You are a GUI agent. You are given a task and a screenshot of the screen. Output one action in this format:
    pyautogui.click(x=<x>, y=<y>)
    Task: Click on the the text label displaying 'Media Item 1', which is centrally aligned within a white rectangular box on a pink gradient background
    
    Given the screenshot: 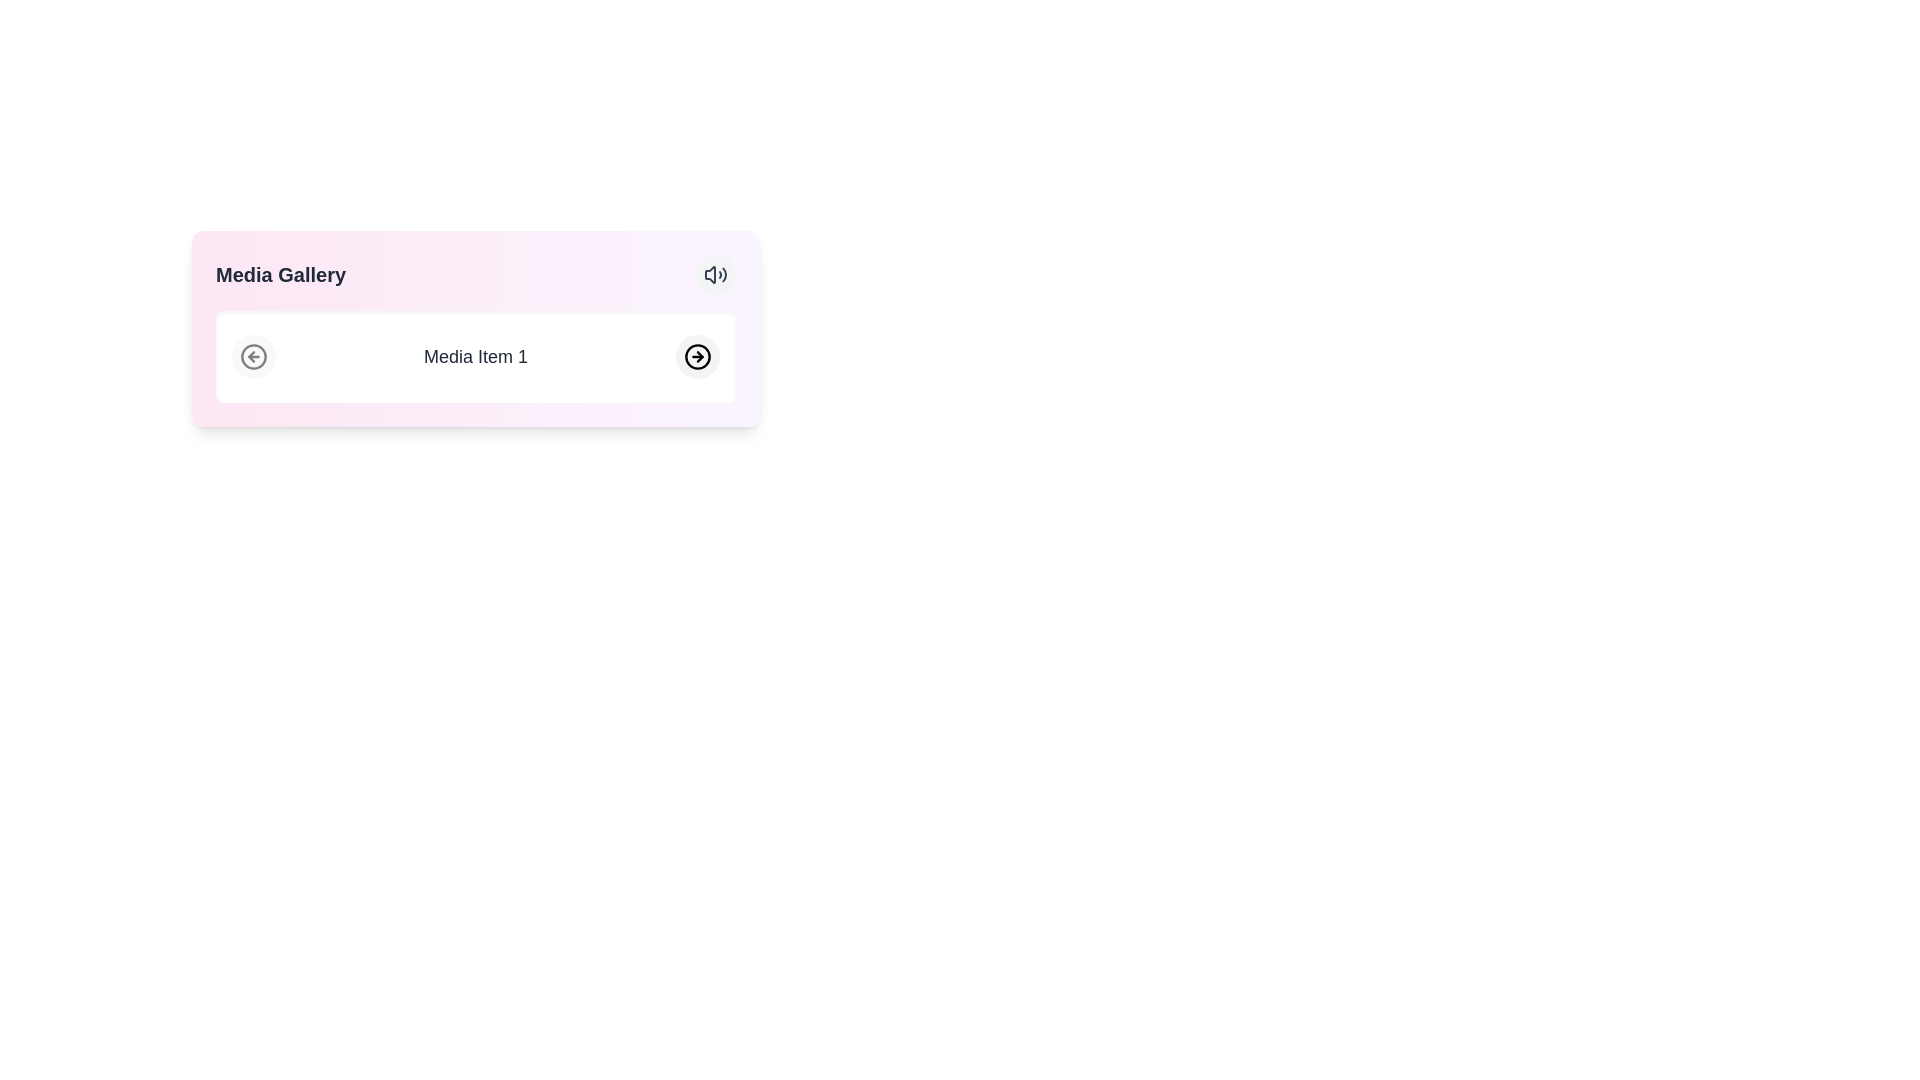 What is the action you would take?
    pyautogui.click(x=474, y=356)
    